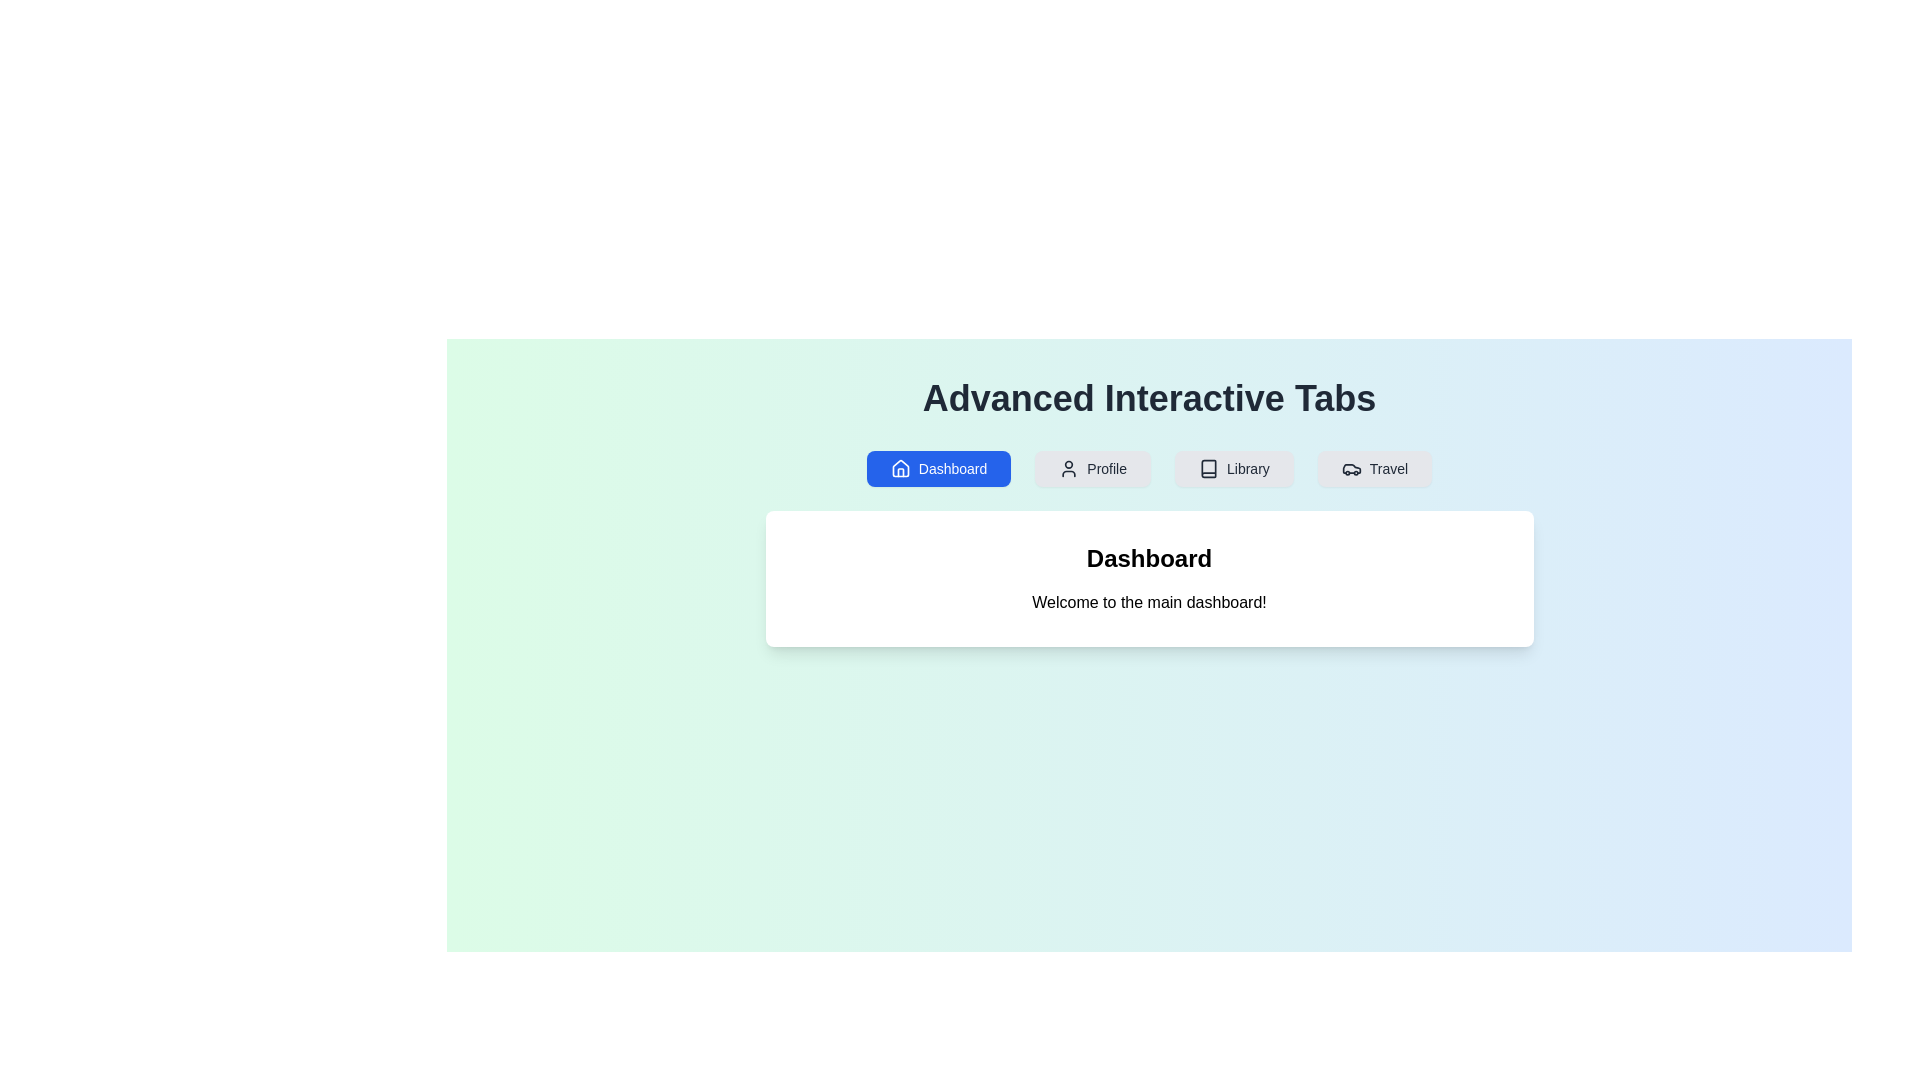 This screenshot has height=1080, width=1920. Describe the element at coordinates (1233, 469) in the screenshot. I see `the 'Library' button, which is a rounded rectangular button with a light gray background and dark gray border, located between the 'Profile' and 'Travel' buttons` at that location.